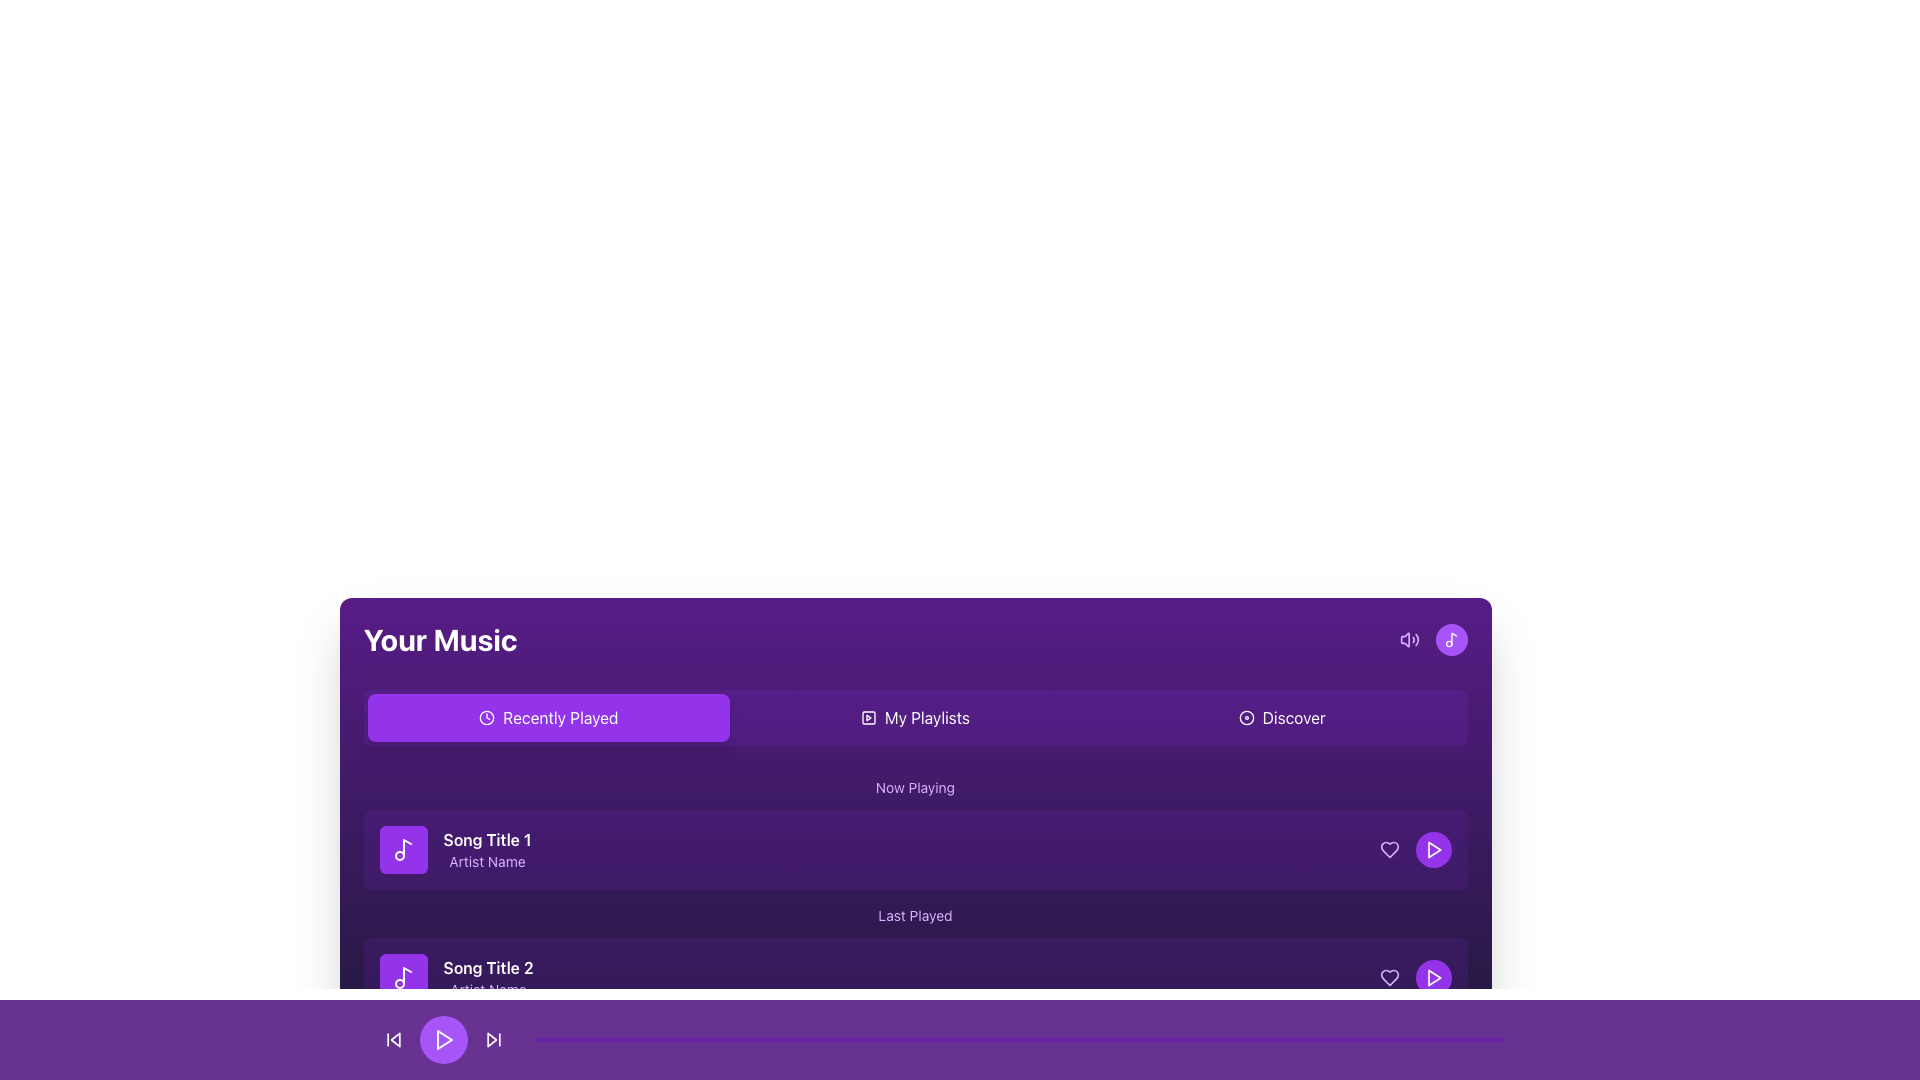 Image resolution: width=1920 pixels, height=1080 pixels. What do you see at coordinates (1432, 849) in the screenshot?
I see `the triangular play icon within the purple circular button located in the last row of the music player interface` at bounding box center [1432, 849].